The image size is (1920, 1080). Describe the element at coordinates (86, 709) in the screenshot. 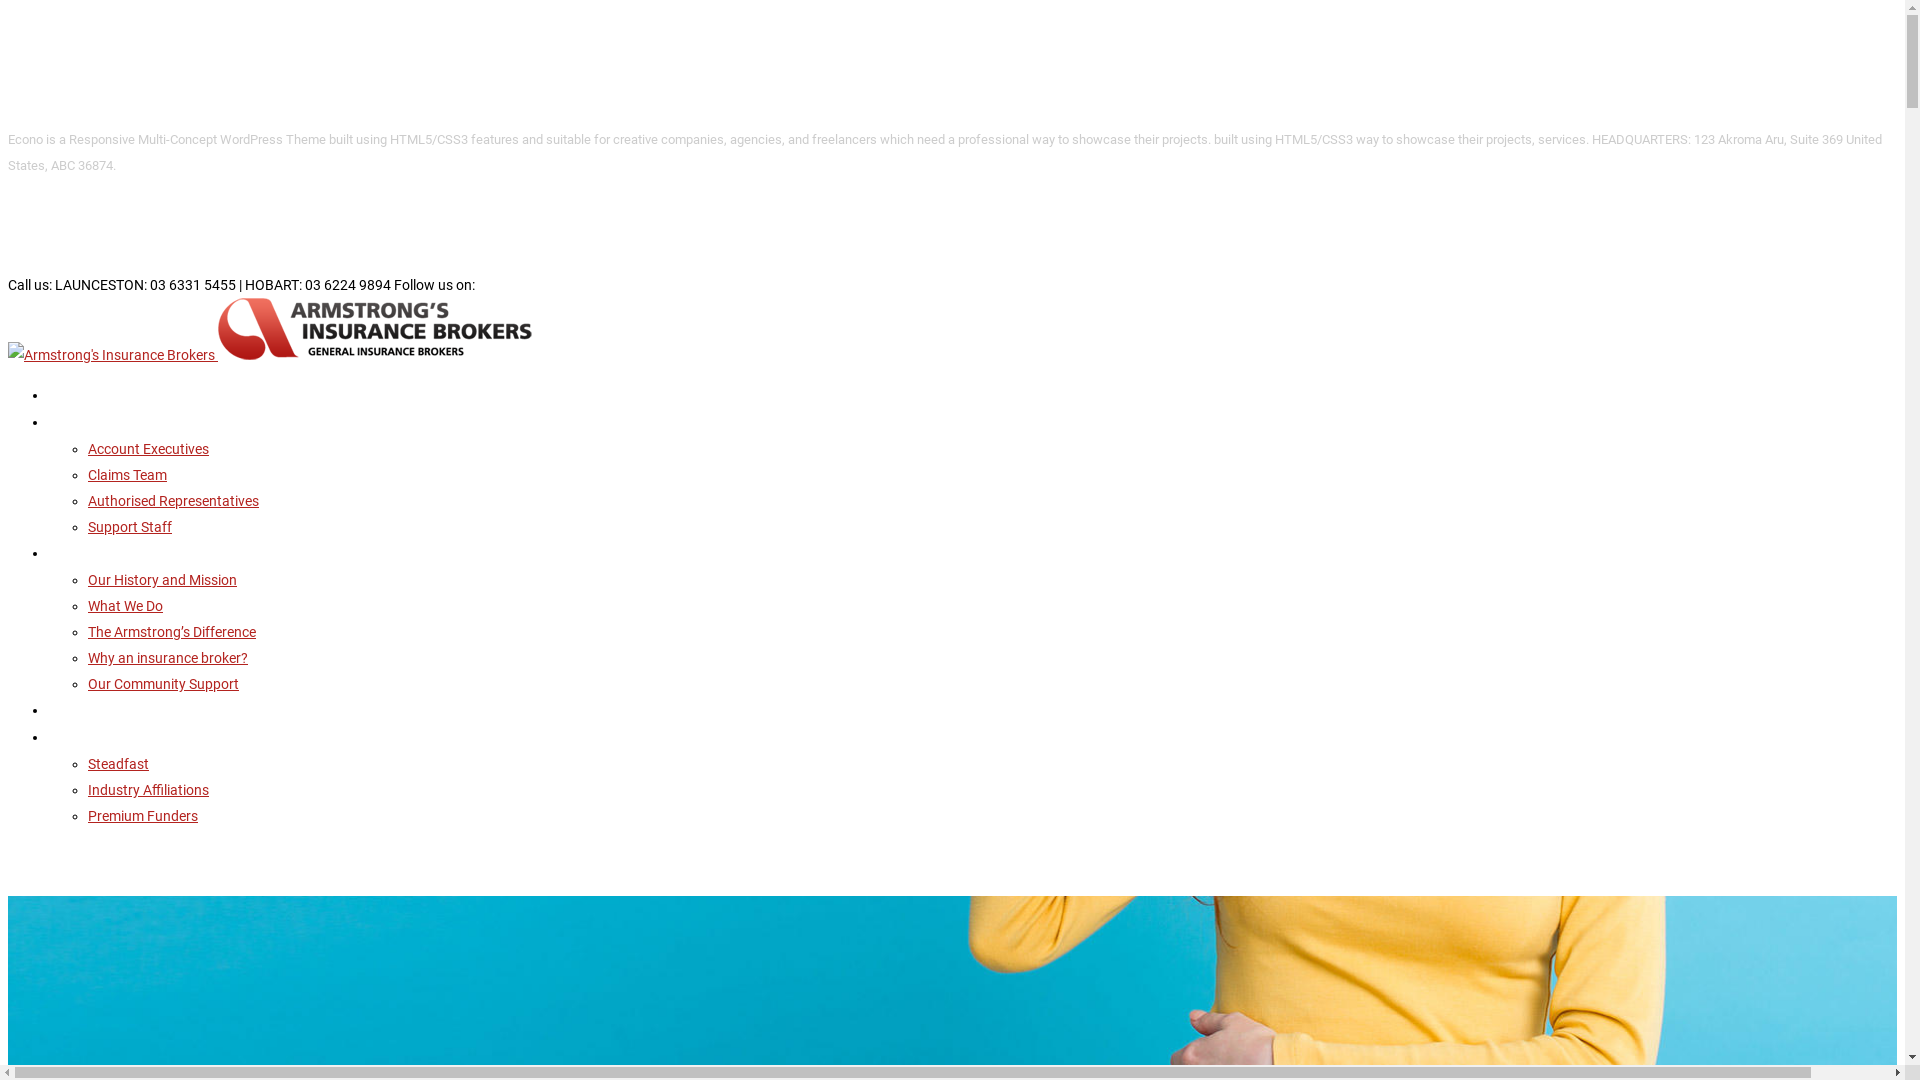

I see `'CONTACT US'` at that location.